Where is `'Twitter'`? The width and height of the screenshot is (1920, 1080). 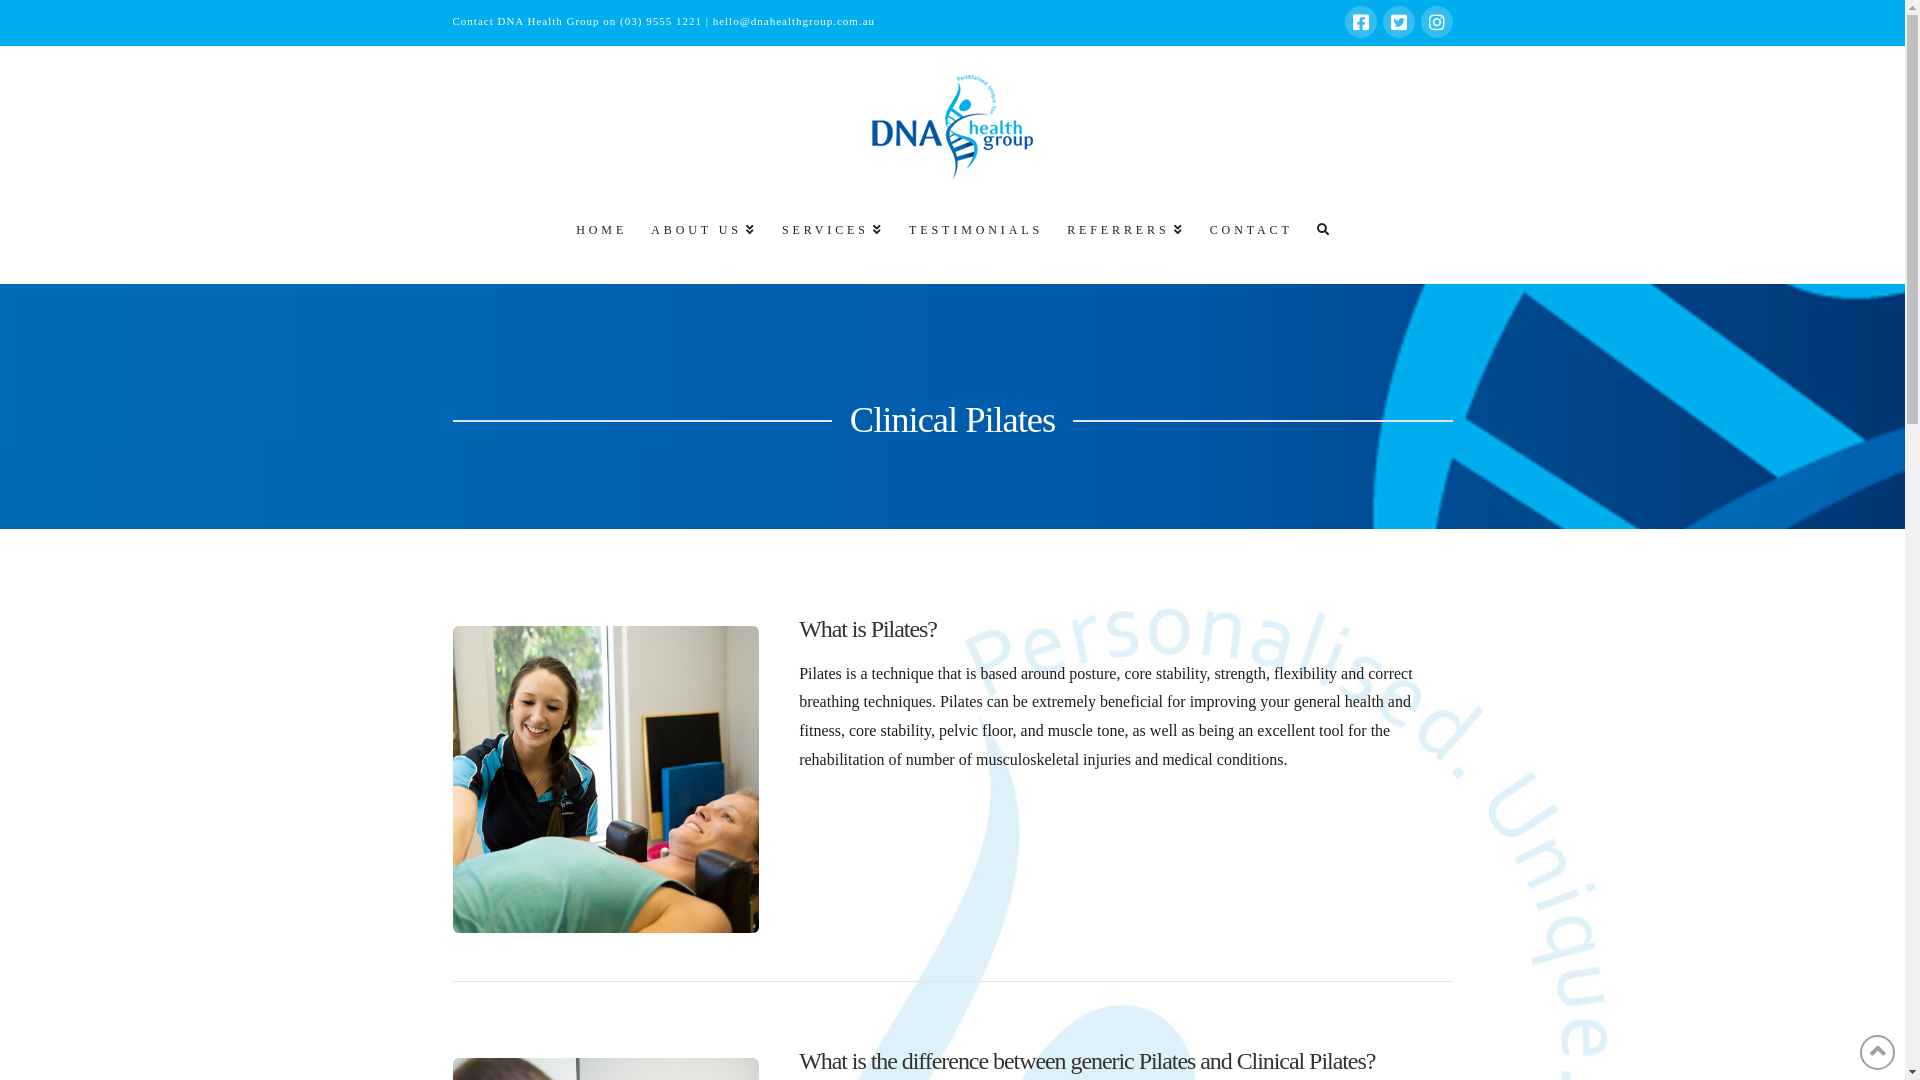
'Twitter' is located at coordinates (1396, 22).